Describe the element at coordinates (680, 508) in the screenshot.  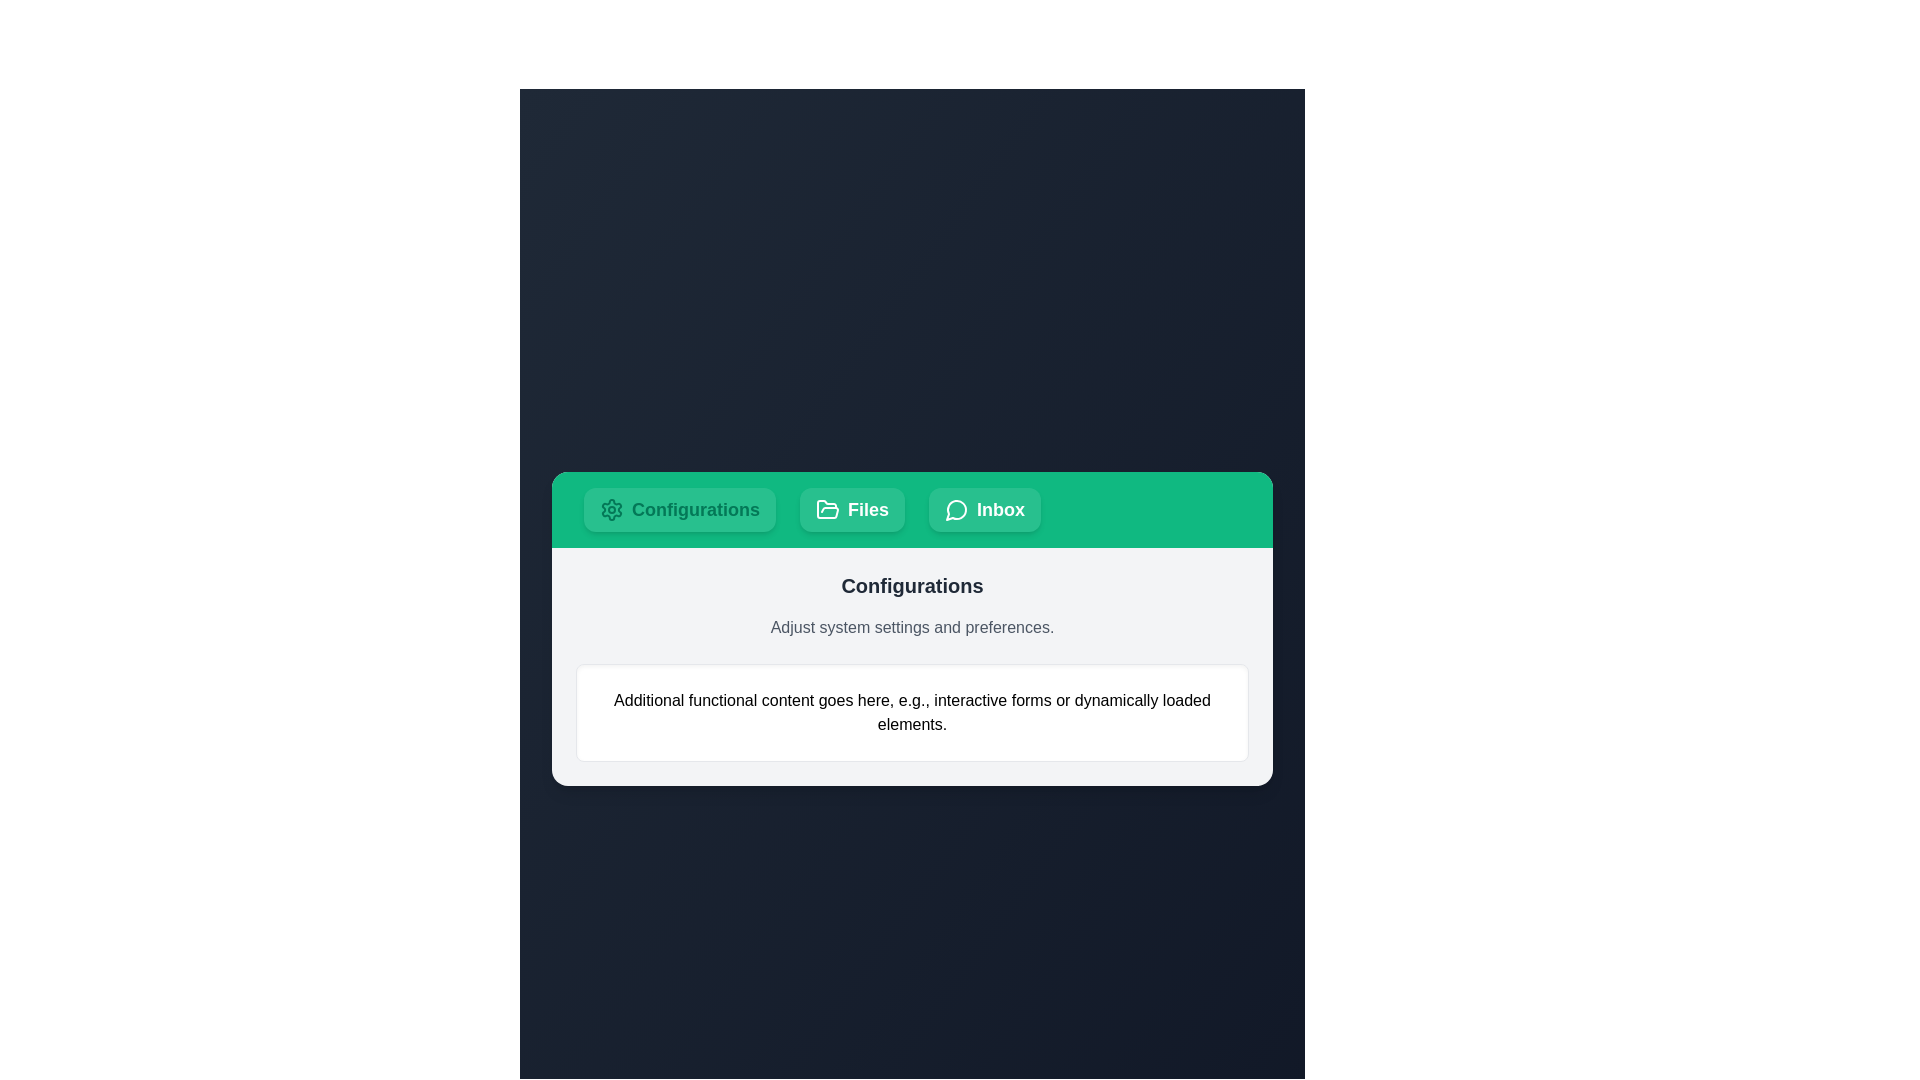
I see `the tab identified by Configurations` at that location.